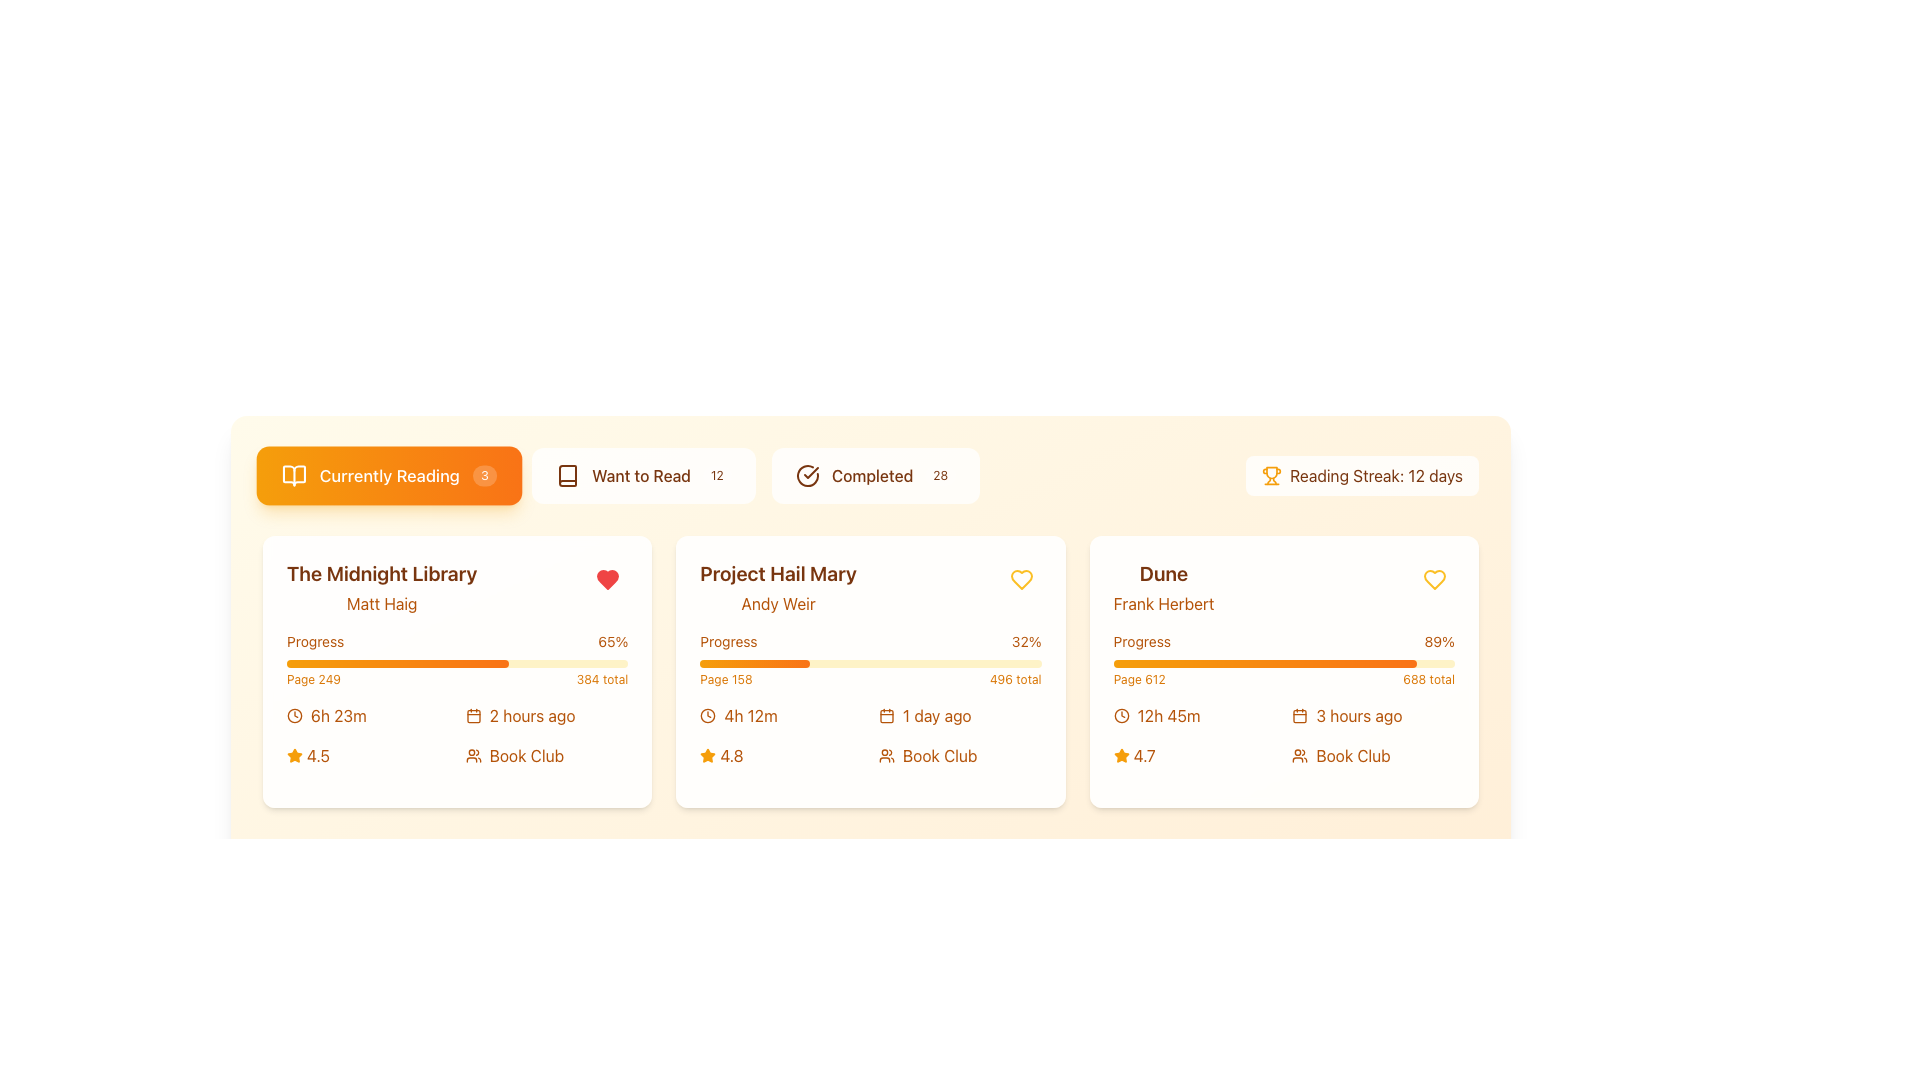 The width and height of the screenshot is (1920, 1080). What do you see at coordinates (567, 475) in the screenshot?
I see `the book icon within the 'Want to Read' button, which is the second button in the horizontal toolbar at the top of the interface` at bounding box center [567, 475].